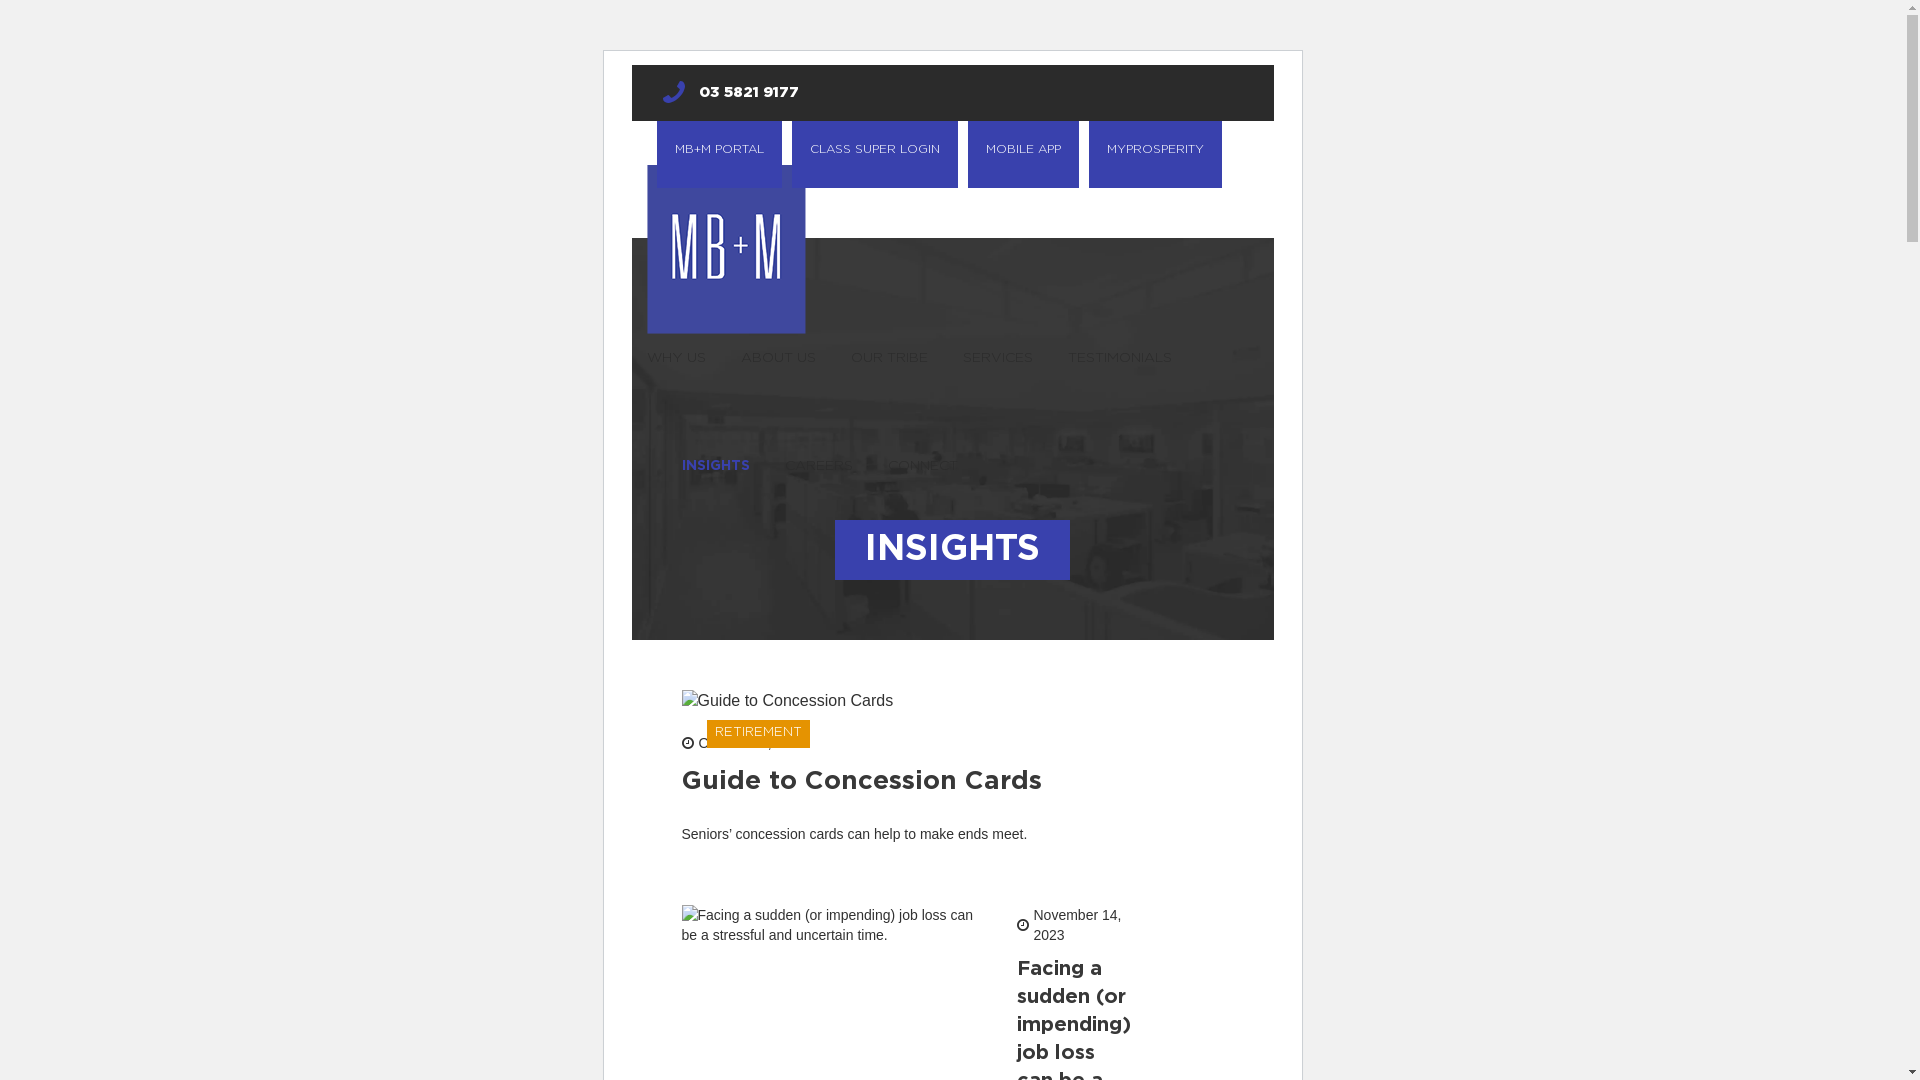 This screenshot has width=1920, height=1080. I want to click on 'MYPROSPERITY', so click(1154, 153).